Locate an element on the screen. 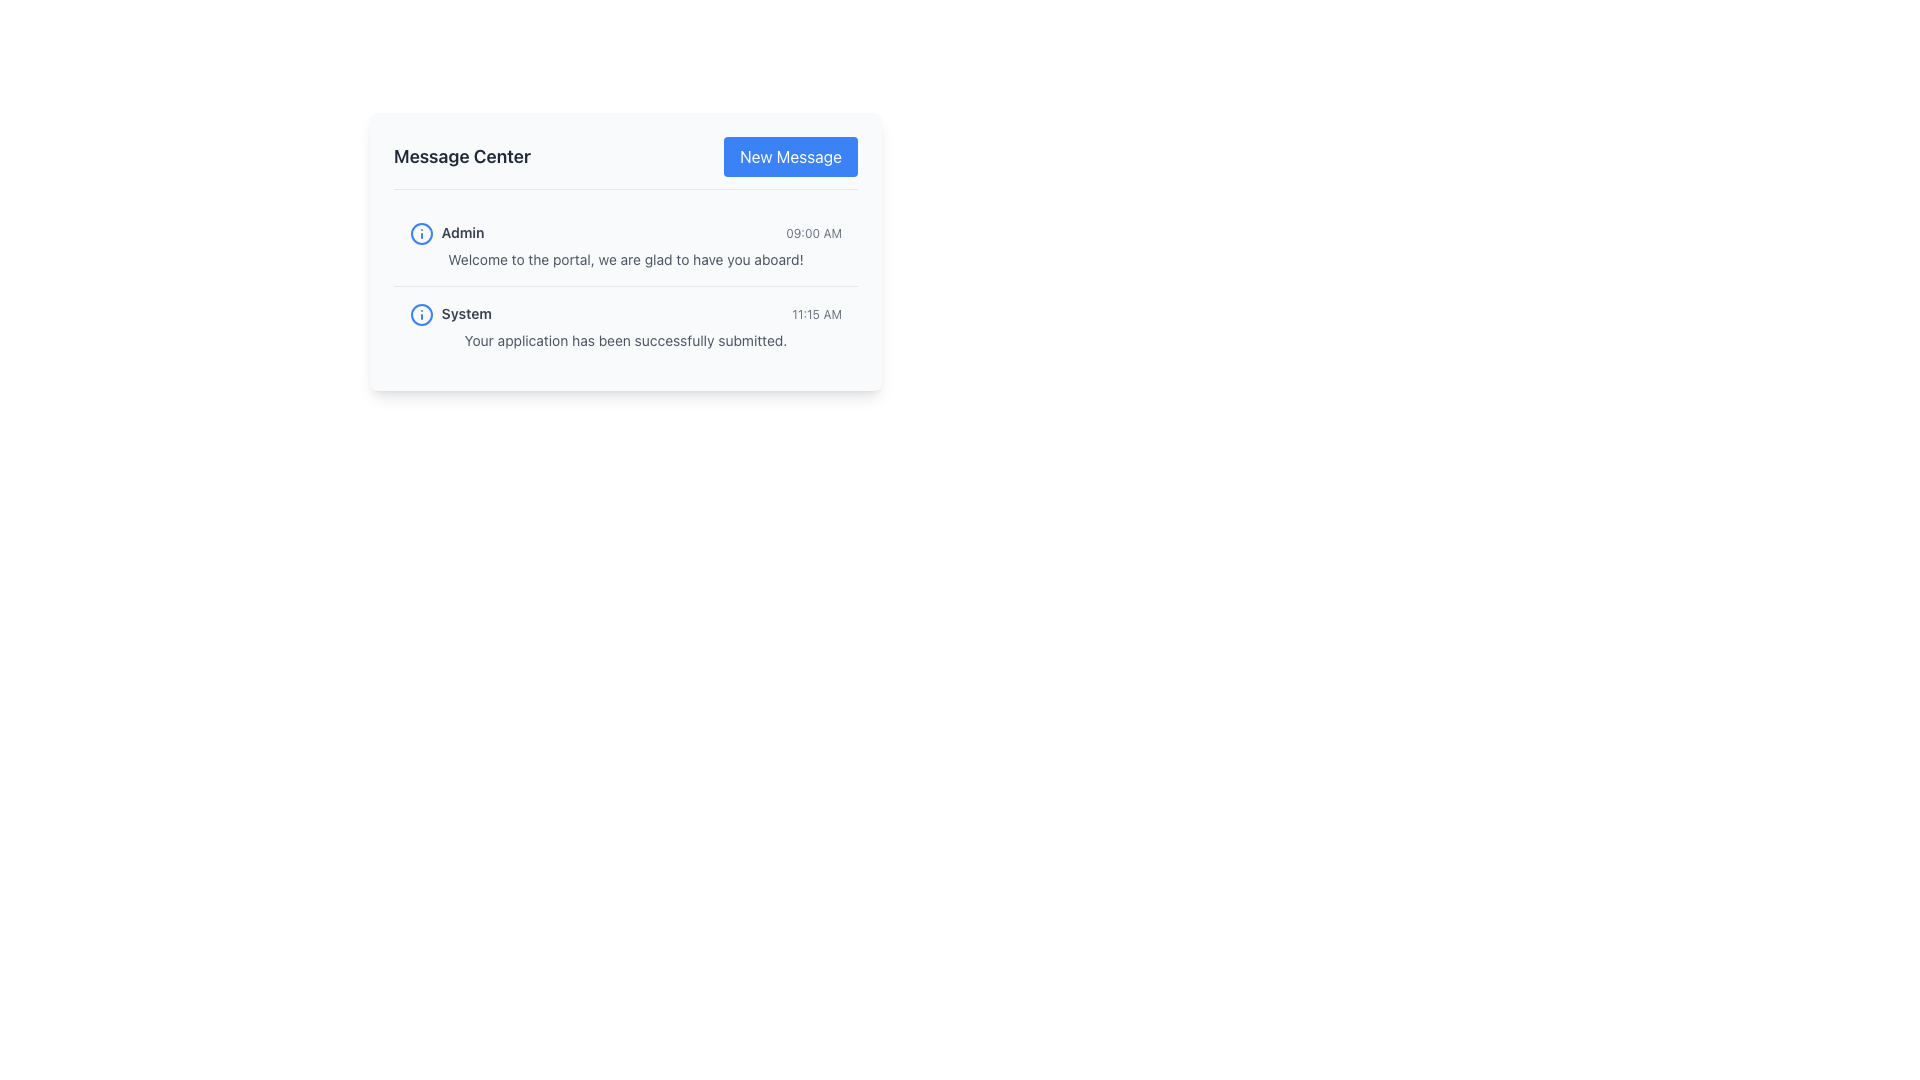 Image resolution: width=1920 pixels, height=1080 pixels. the button located on the right side of the 'Message Center' widget is located at coordinates (790, 156).